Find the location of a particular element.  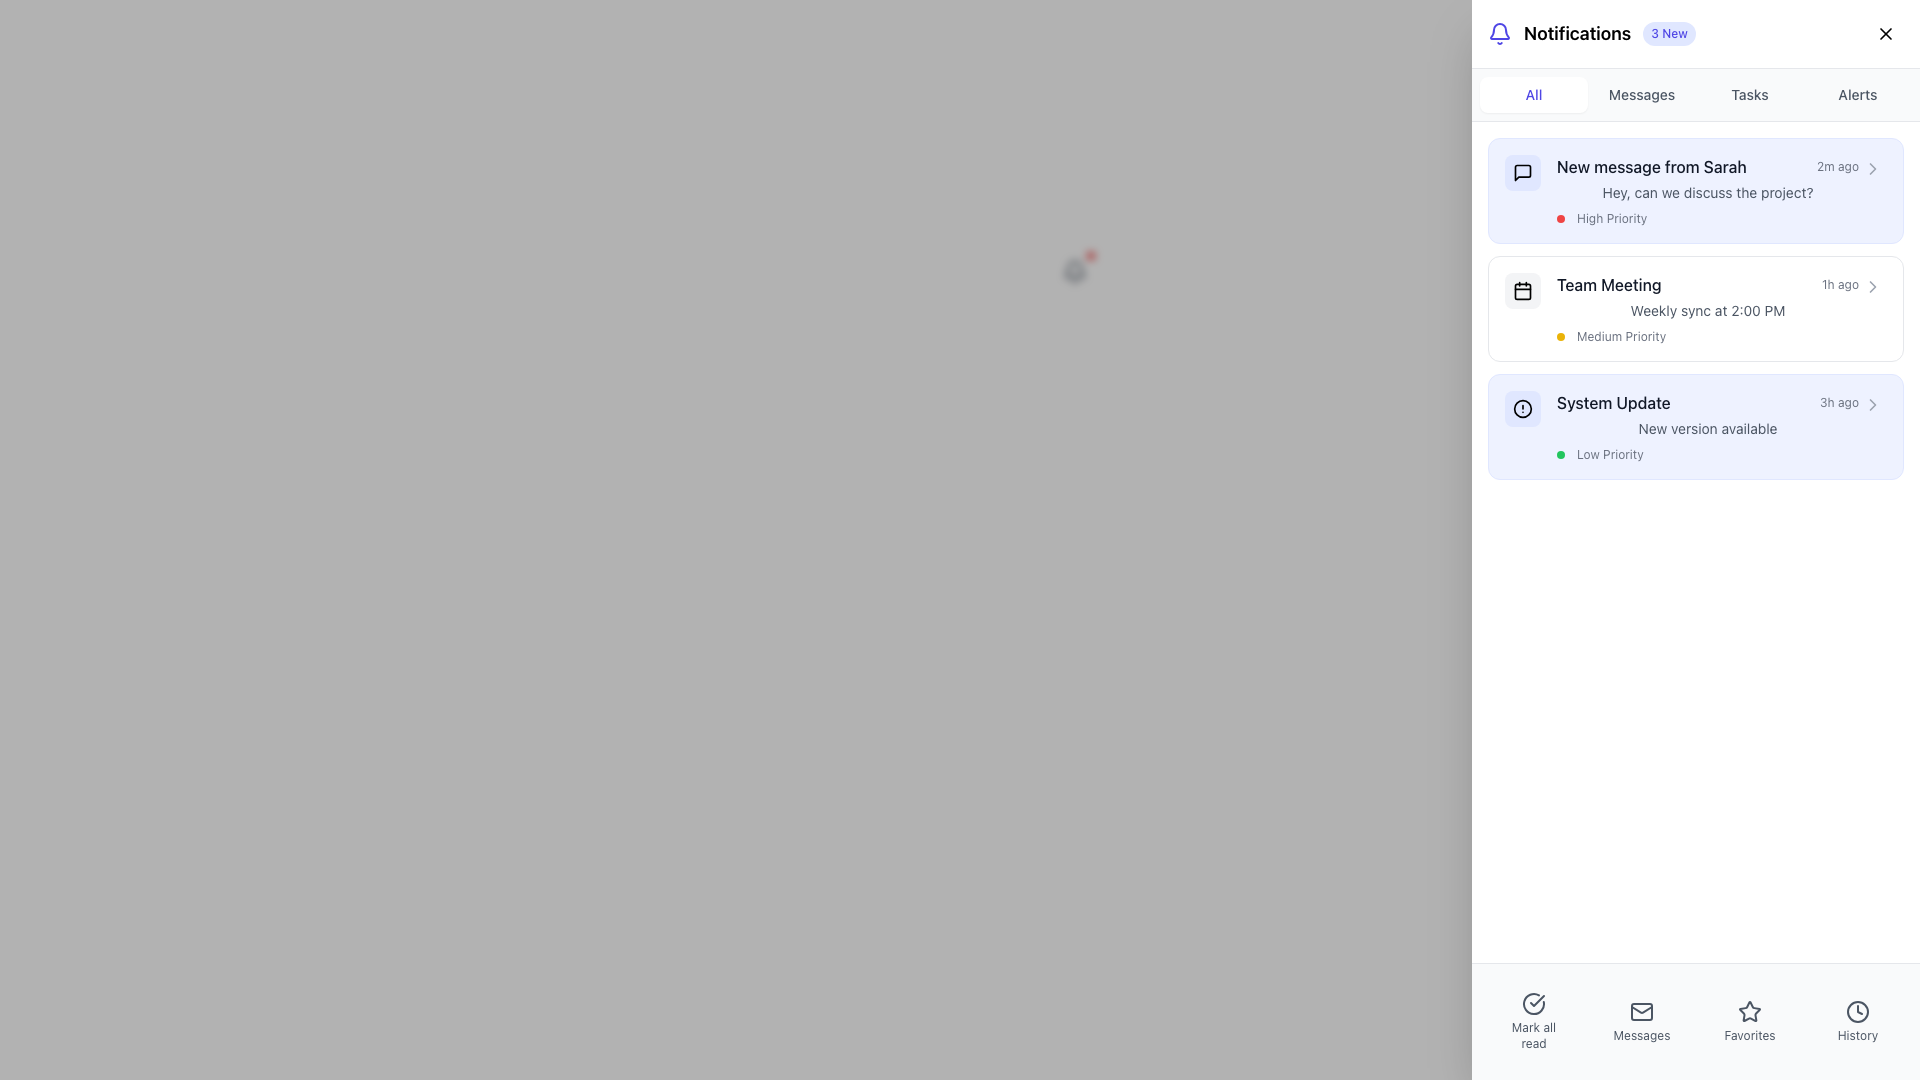

the button located at the right end of the notification item labeled 'New message from Sarah' is located at coordinates (1871, 168).